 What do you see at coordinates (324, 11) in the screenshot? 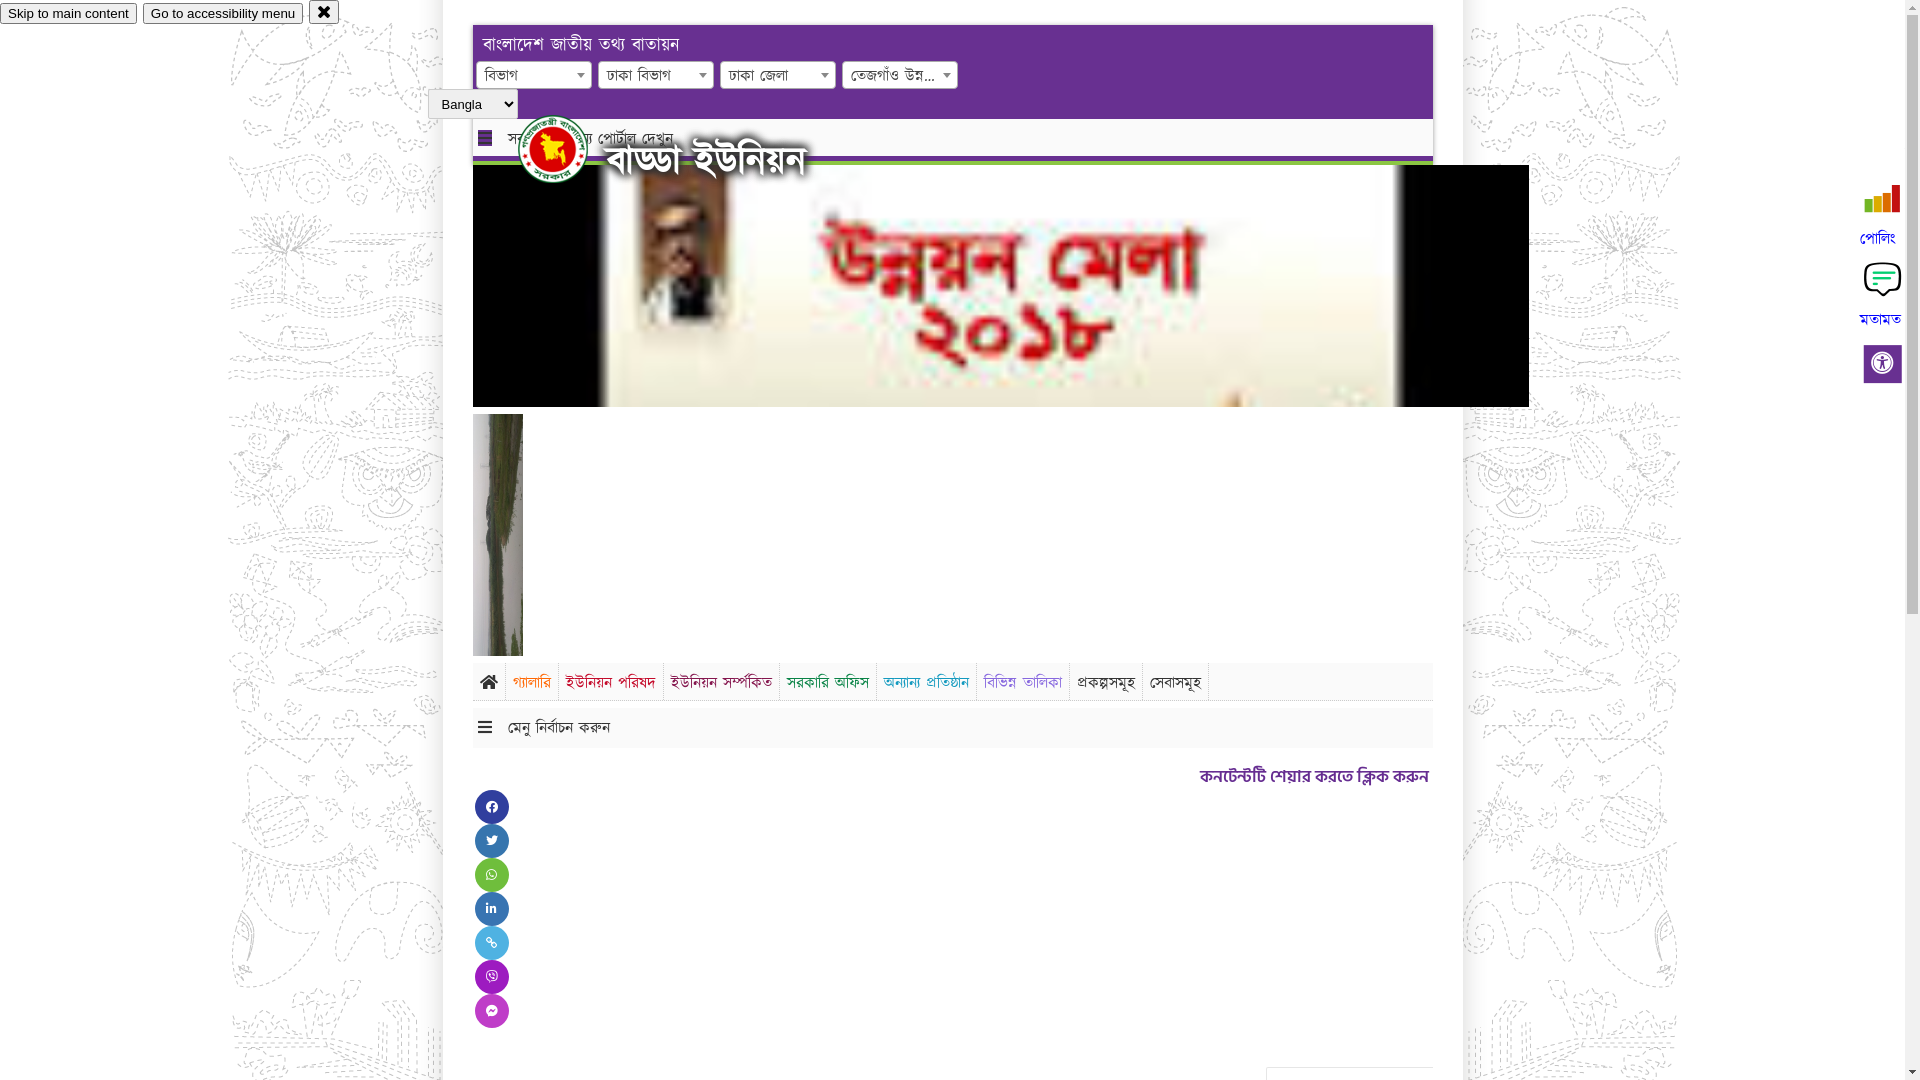
I see `'close'` at bounding box center [324, 11].